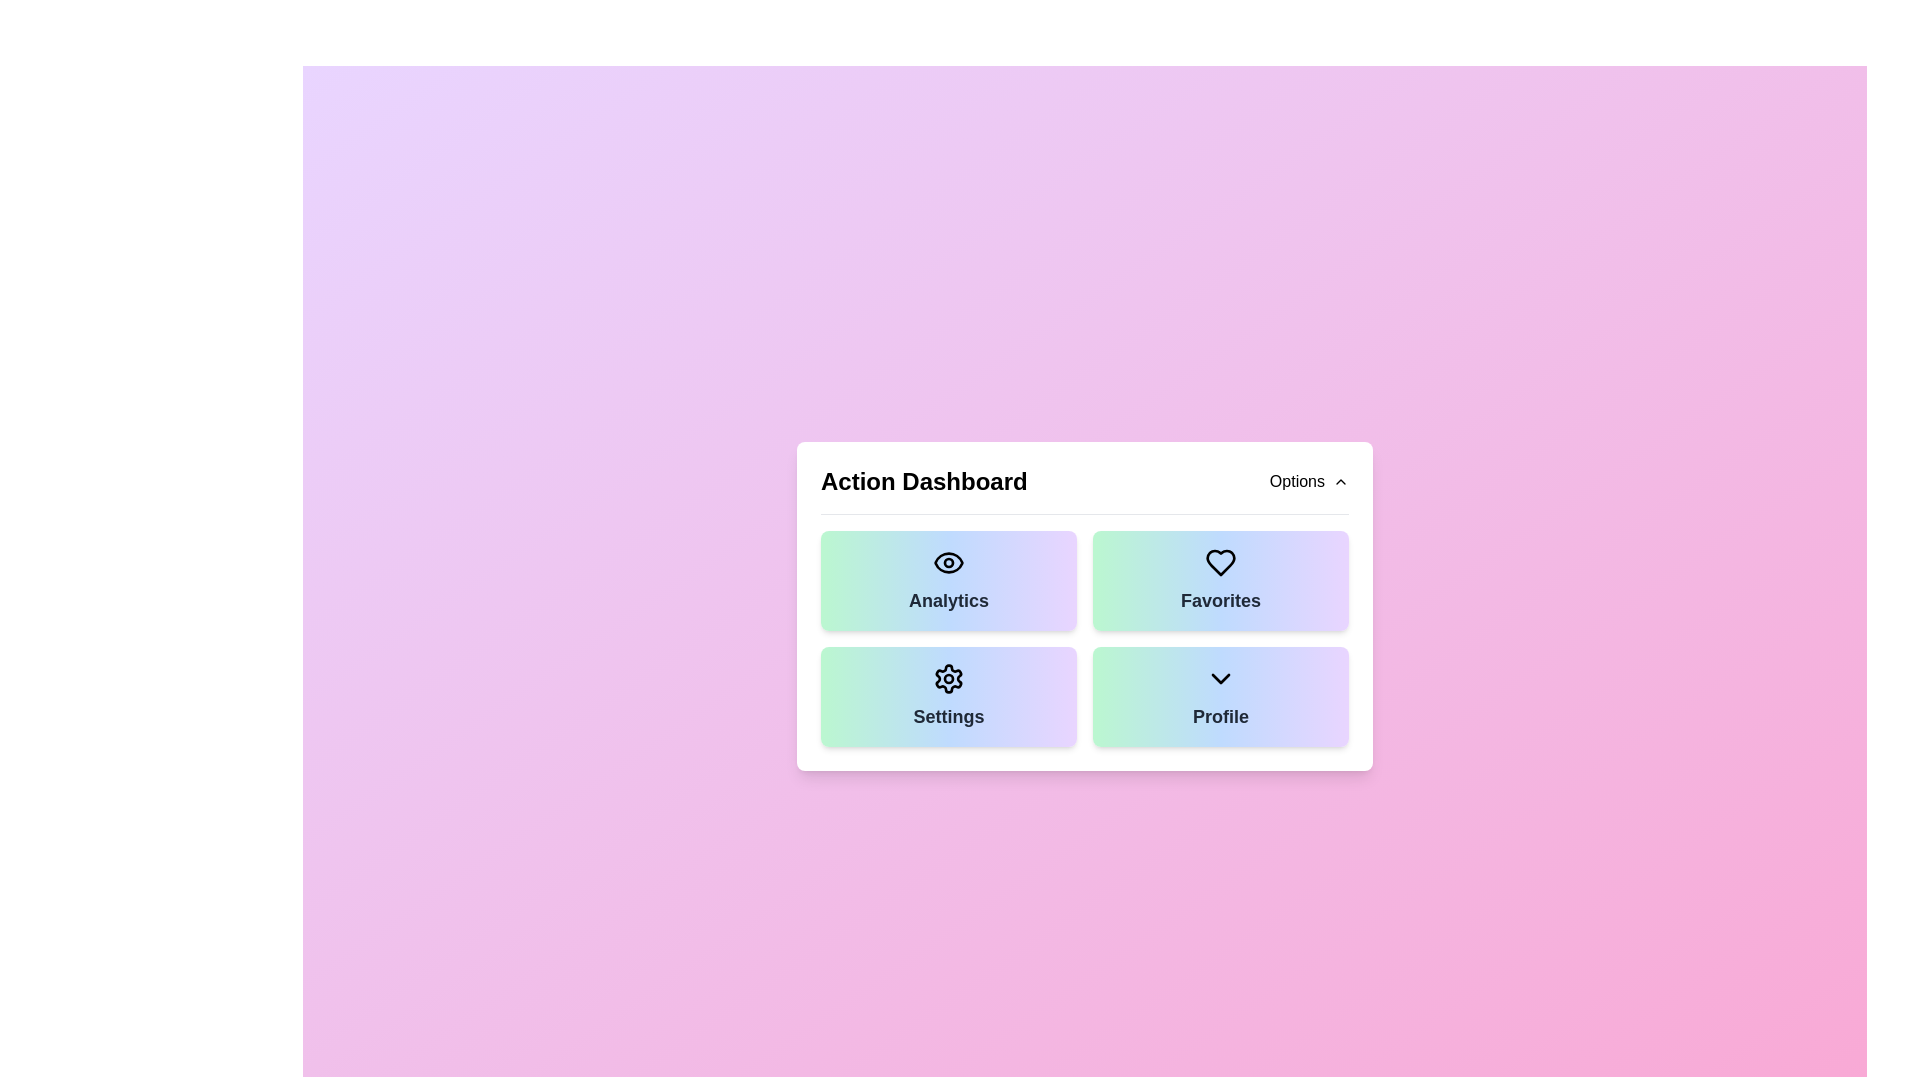  Describe the element at coordinates (1309, 481) in the screenshot. I see `the 'Options' dropdown menu trigger located in the top-right corner of the Action Dashboard section` at that location.